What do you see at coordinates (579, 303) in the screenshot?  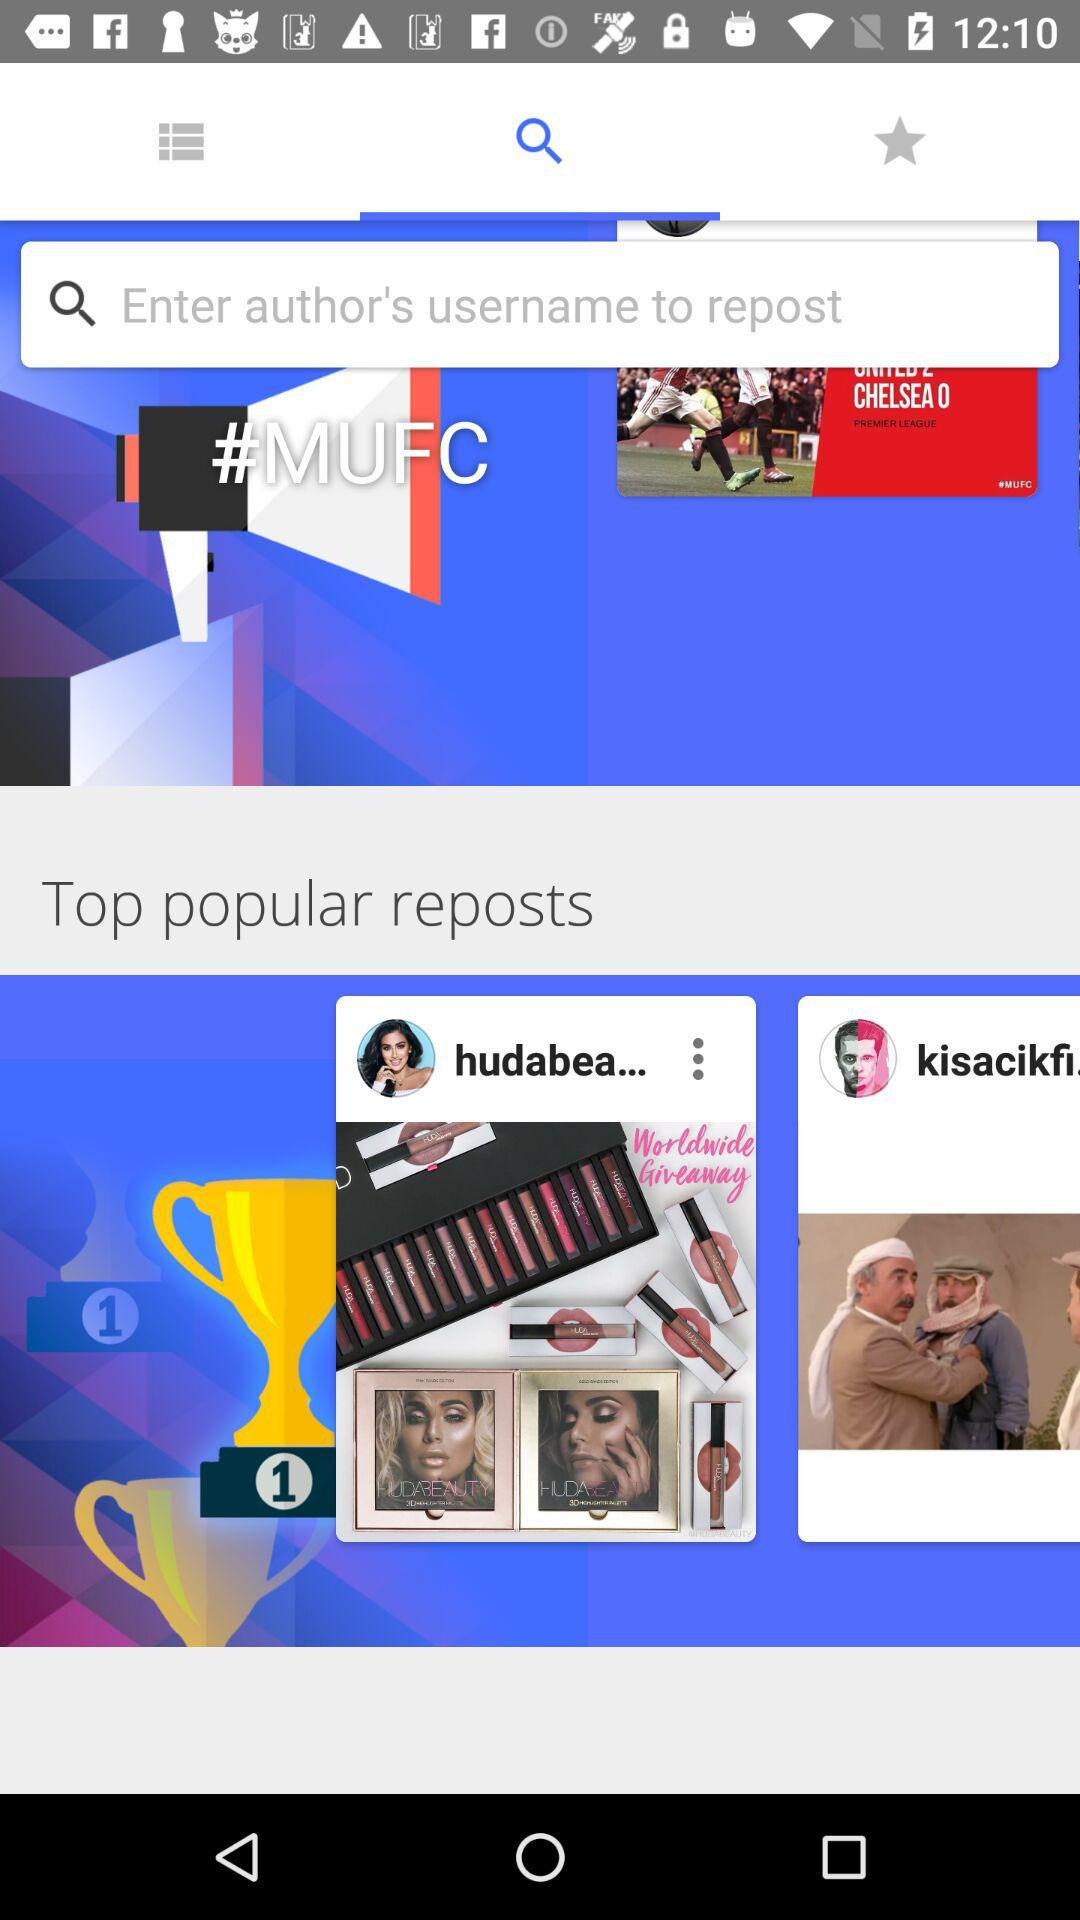 I see `search bar` at bounding box center [579, 303].